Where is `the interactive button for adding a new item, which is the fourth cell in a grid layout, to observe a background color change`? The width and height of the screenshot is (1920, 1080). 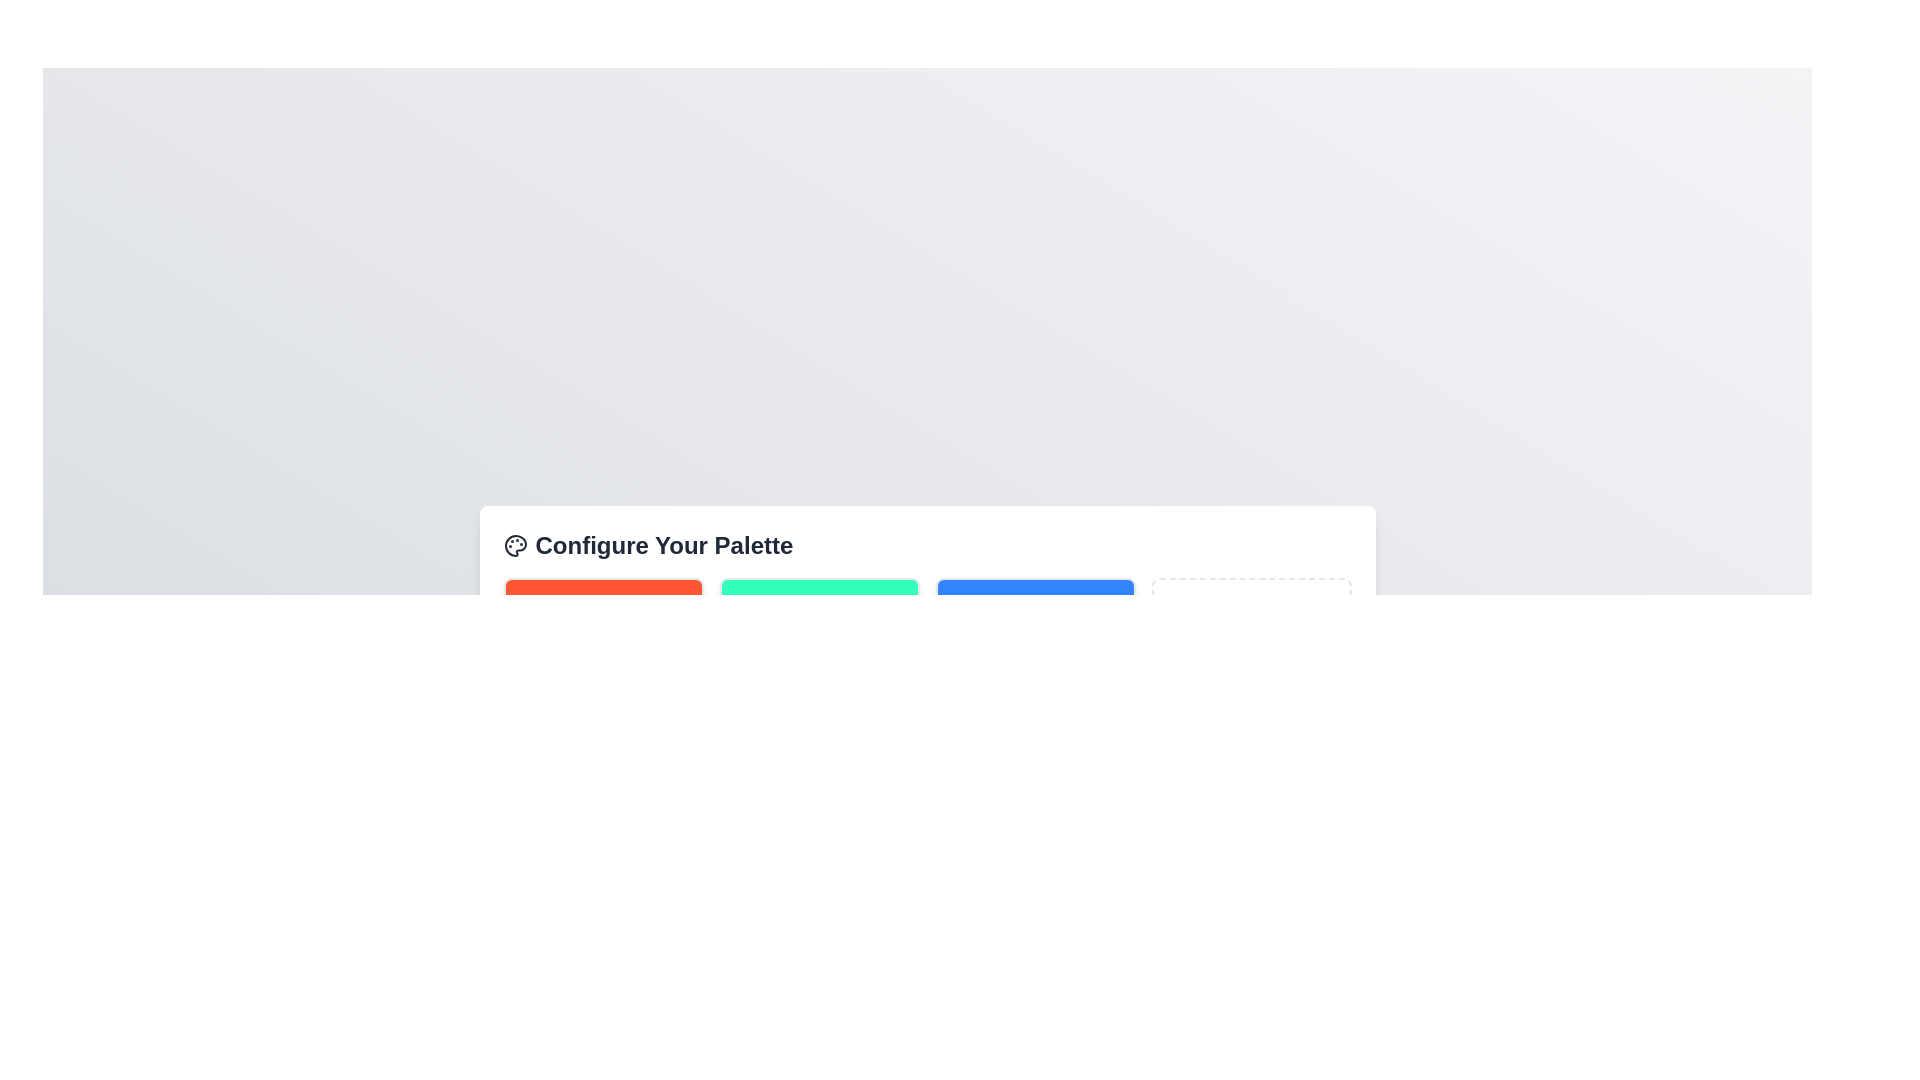
the interactive button for adding a new item, which is the fourth cell in a grid layout, to observe a background color change is located at coordinates (1250, 608).